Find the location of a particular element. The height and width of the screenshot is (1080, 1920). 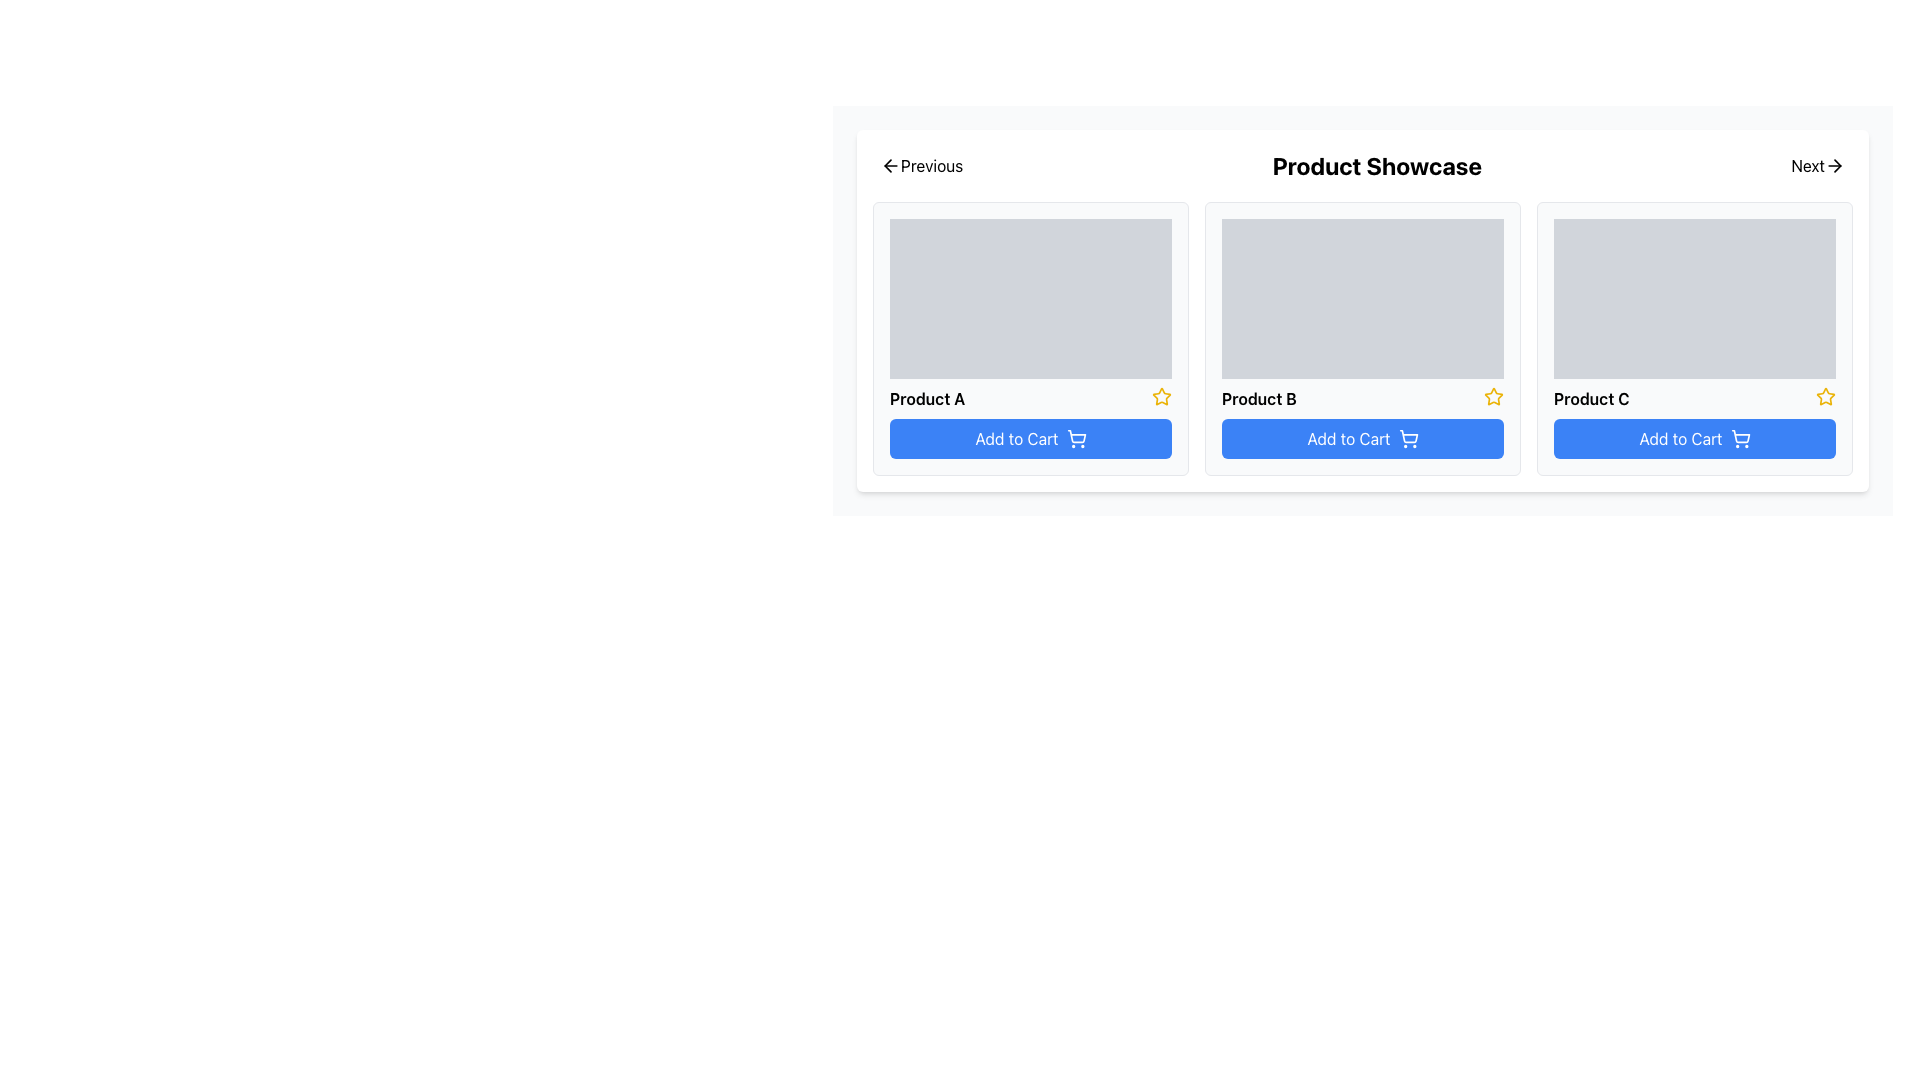

the 'Next' navigation icon located at the top-right corner of the interface is located at coordinates (1838, 164).